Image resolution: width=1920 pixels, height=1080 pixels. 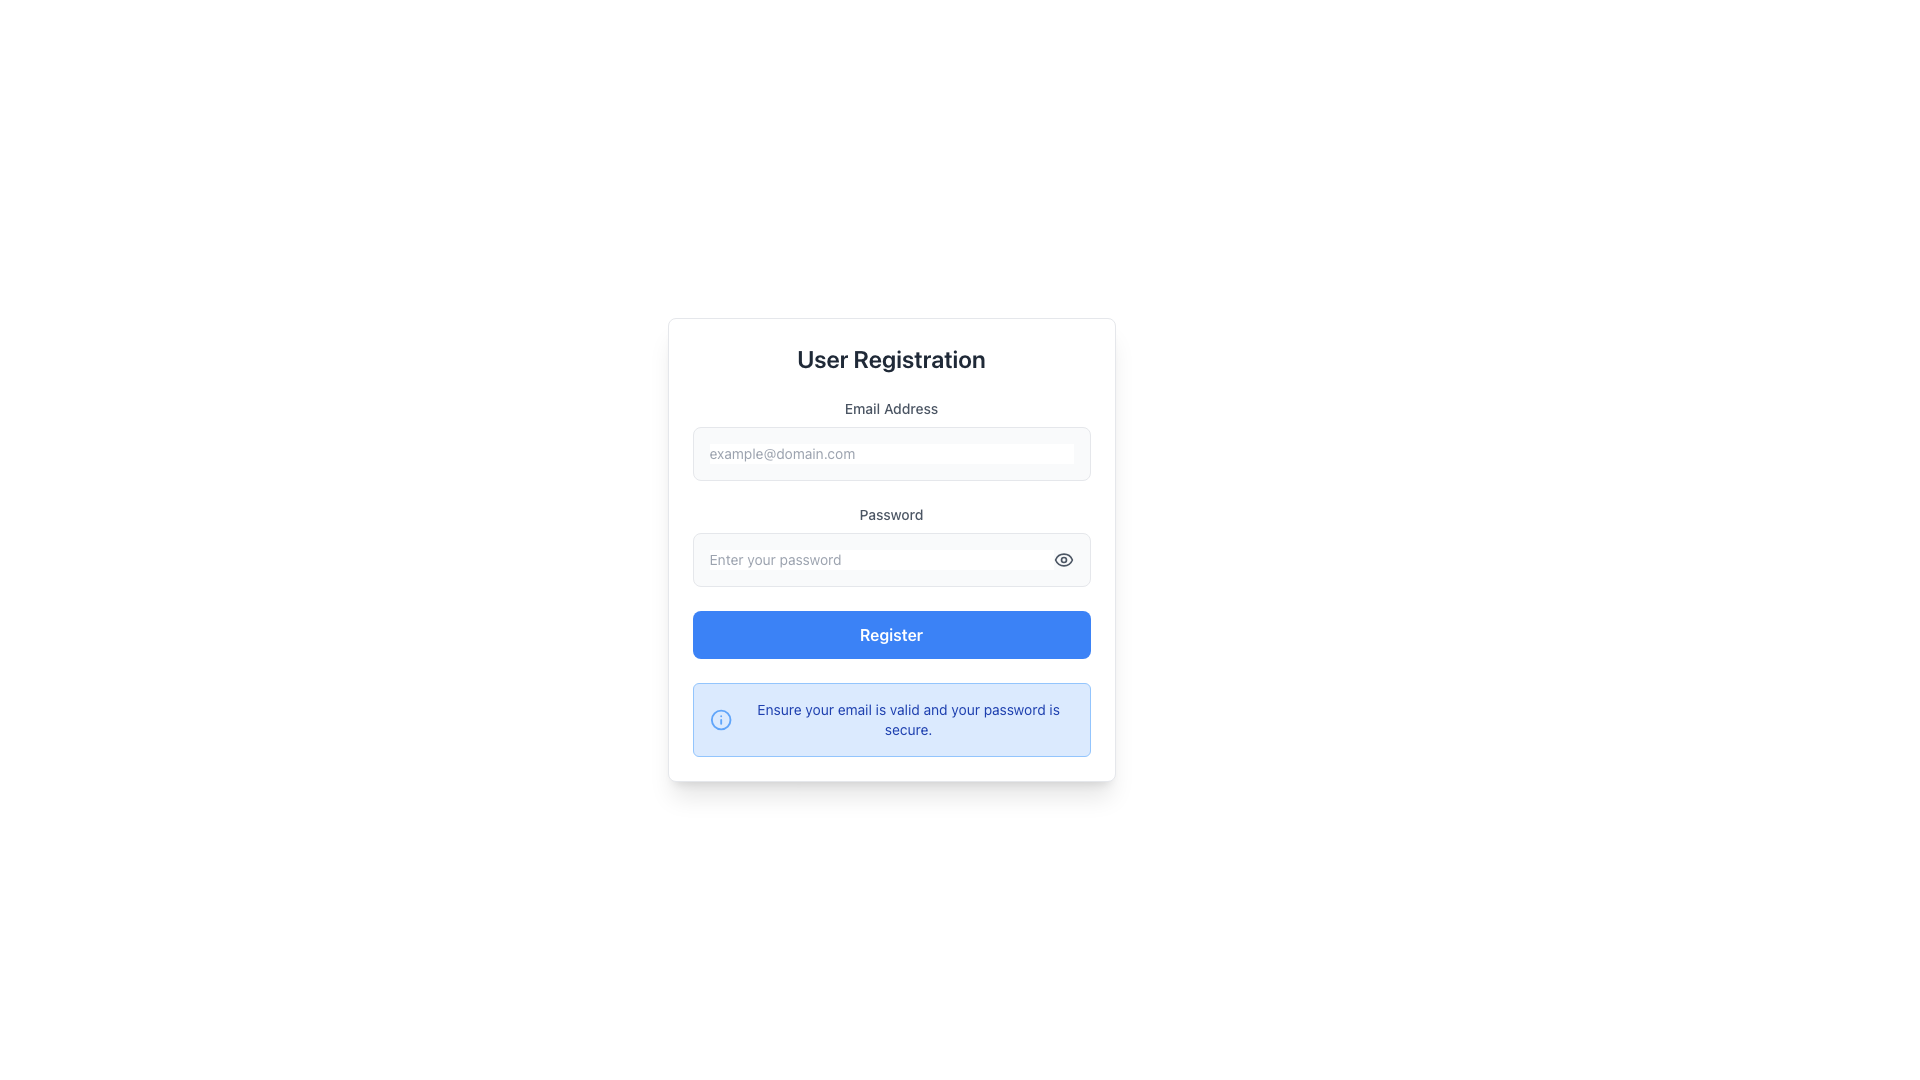 What do you see at coordinates (1062, 559) in the screenshot?
I see `the eye icon button located to the right of the password input field` at bounding box center [1062, 559].